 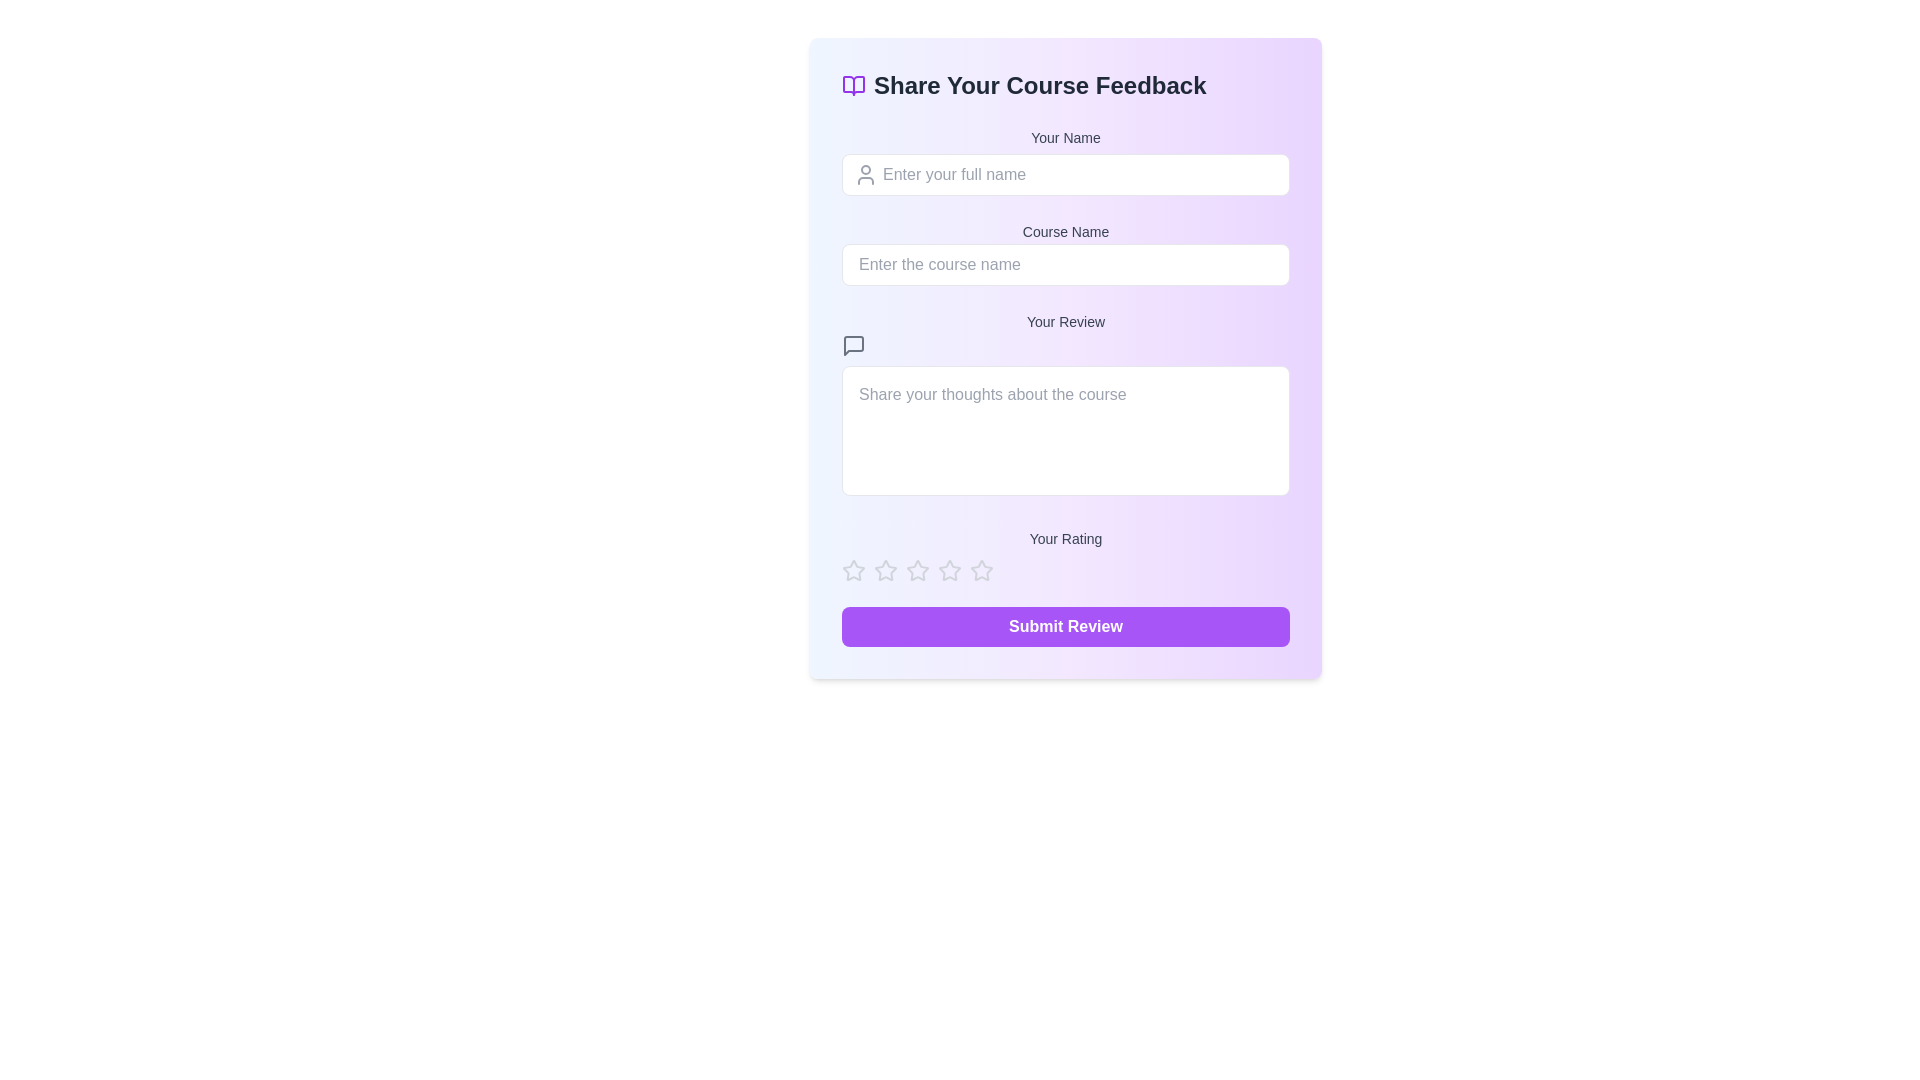 I want to click on the third star icon in the rating system under the 'Your Rating' label to rate it as three stars, so click(x=949, y=570).